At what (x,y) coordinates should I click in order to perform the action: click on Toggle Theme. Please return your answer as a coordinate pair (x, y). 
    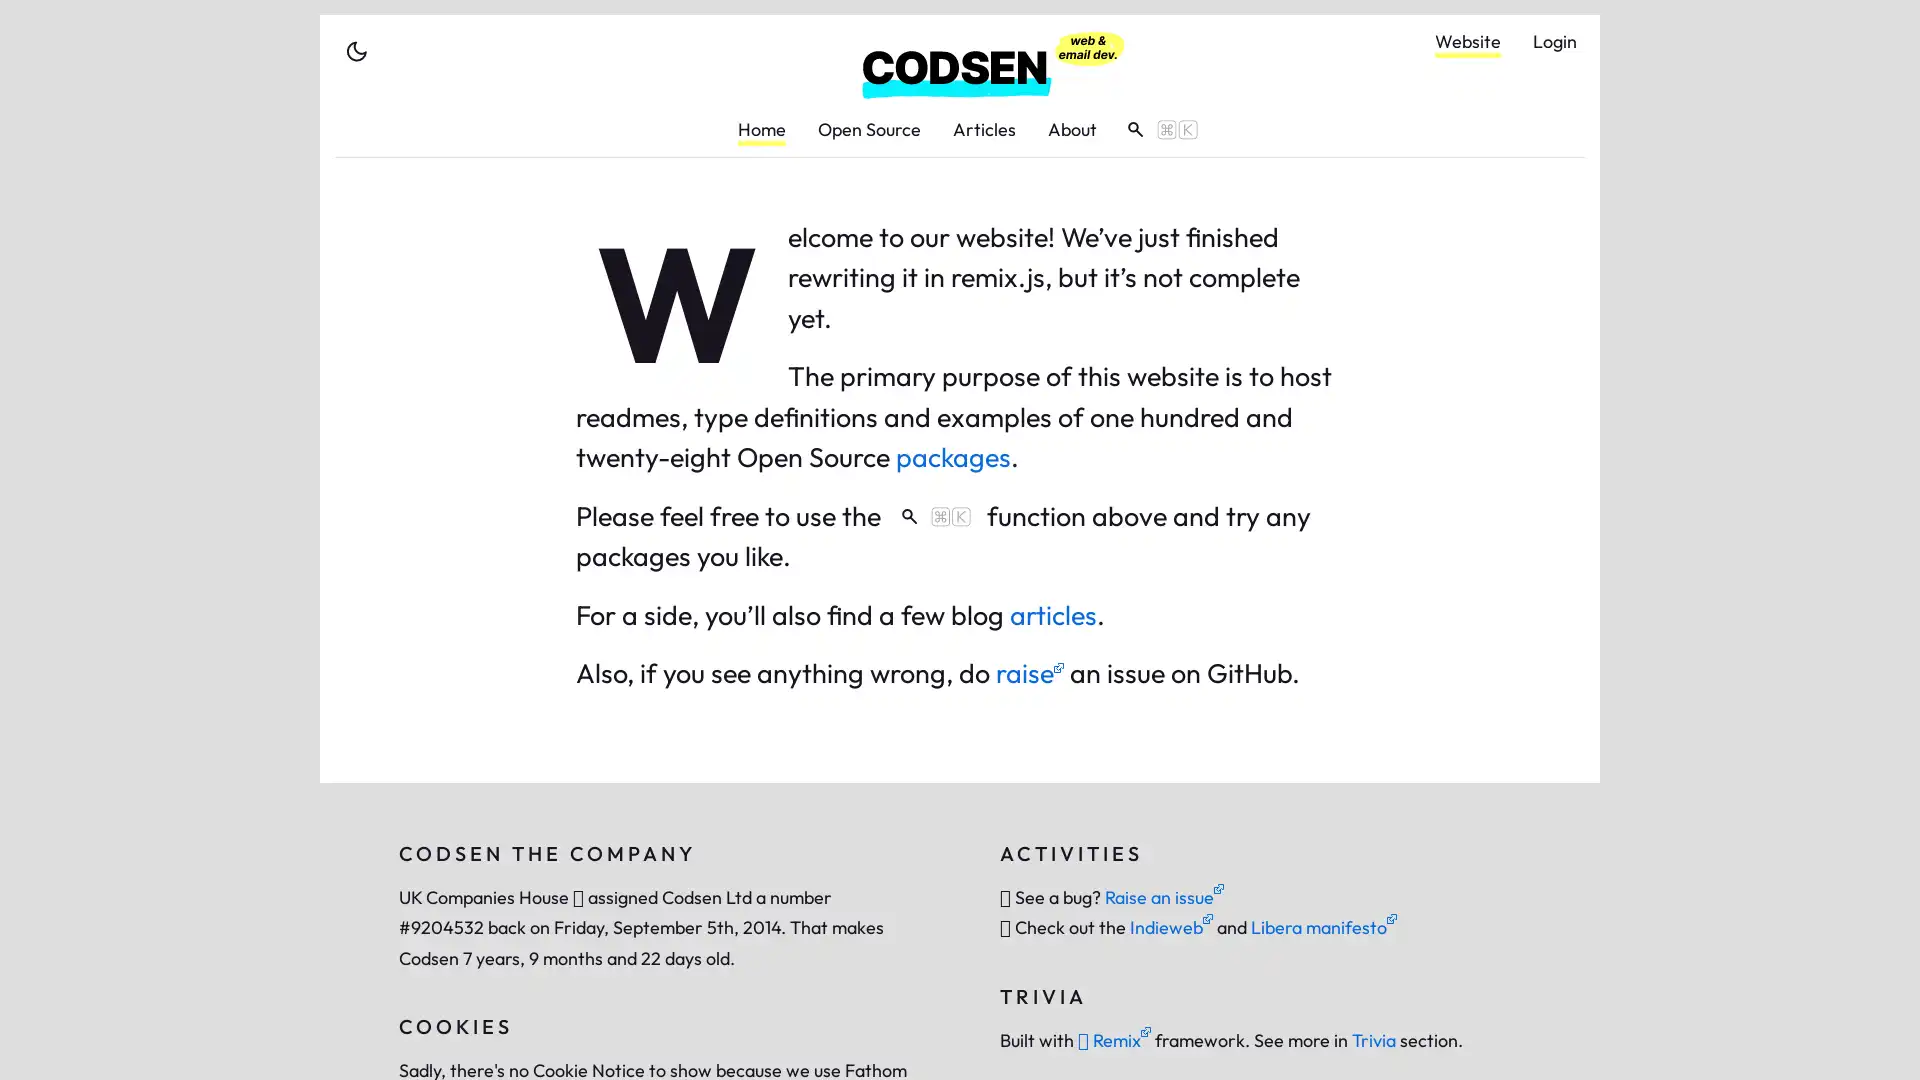
    Looking at the image, I should click on (356, 50).